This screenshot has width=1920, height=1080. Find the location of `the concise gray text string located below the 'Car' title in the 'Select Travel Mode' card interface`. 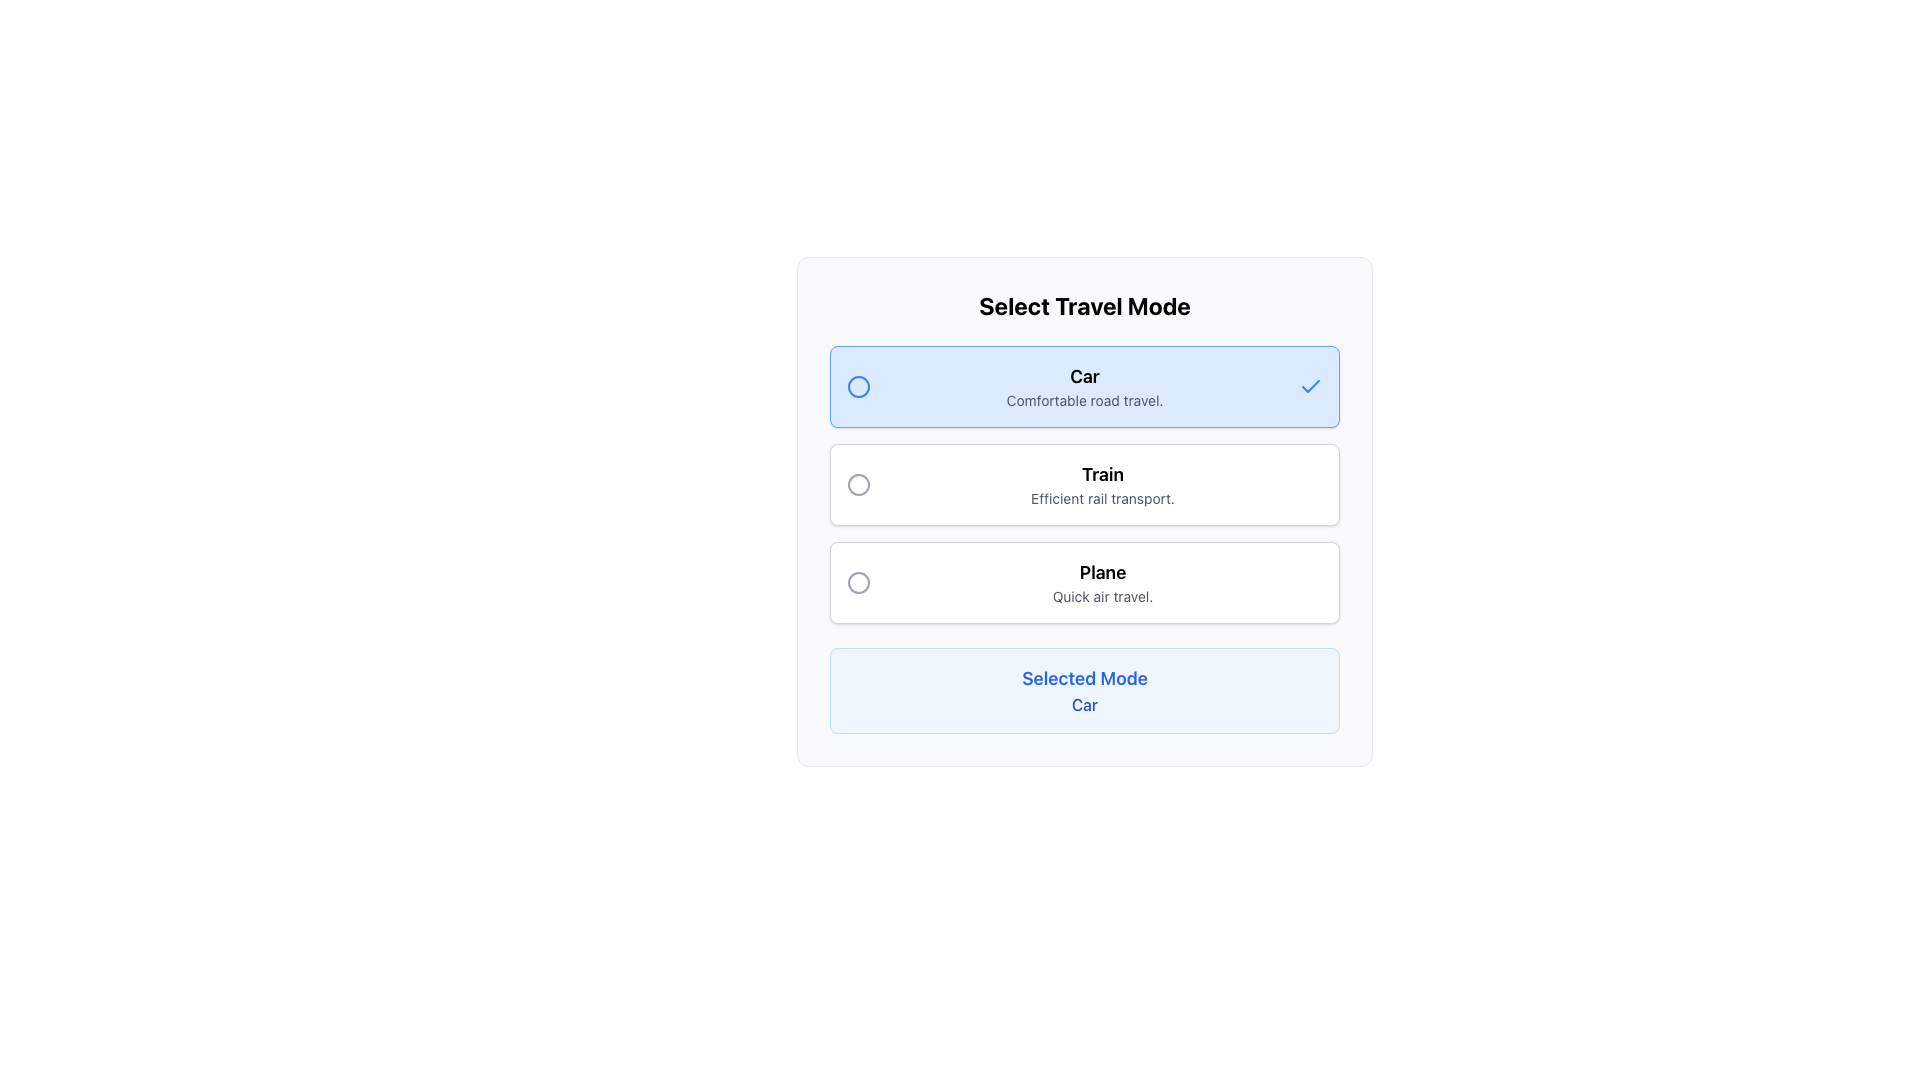

the concise gray text string located below the 'Car' title in the 'Select Travel Mode' card interface is located at coordinates (1083, 401).